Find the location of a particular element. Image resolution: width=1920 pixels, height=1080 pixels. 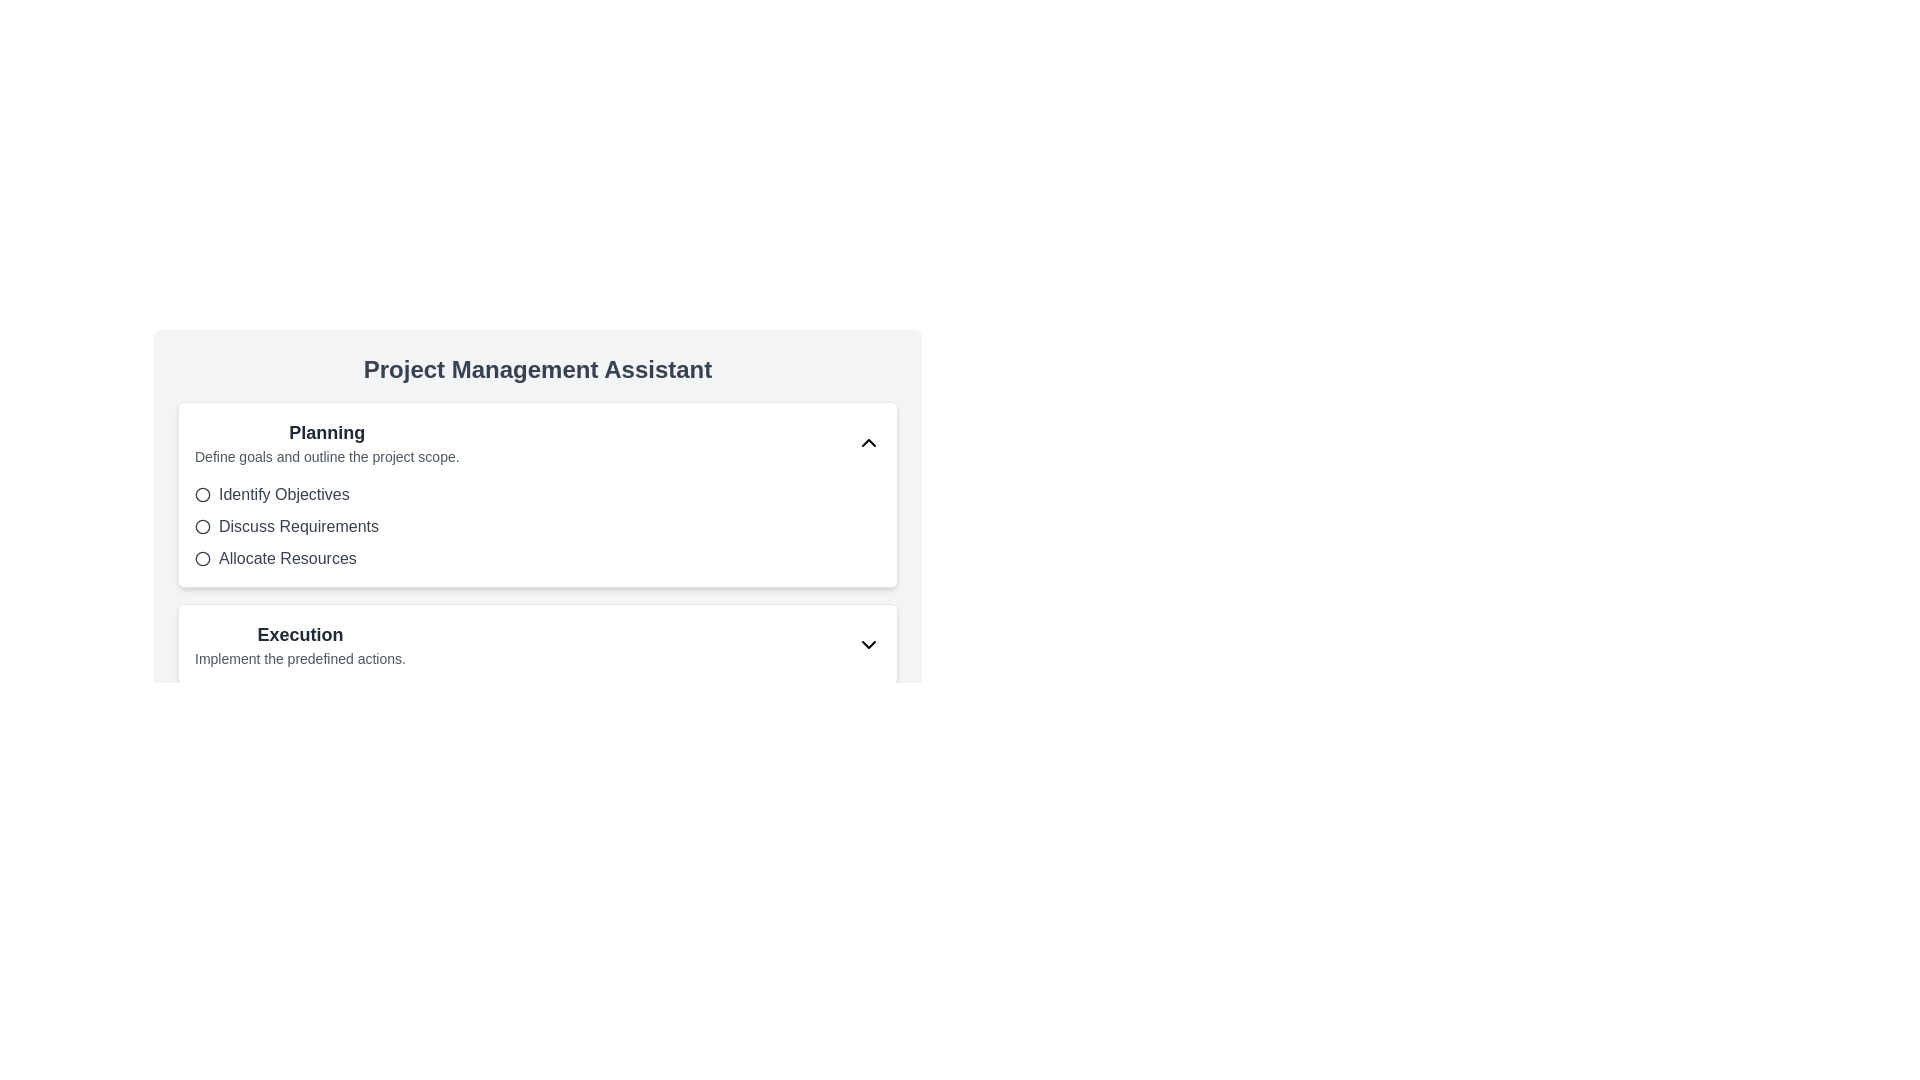

the text label displaying 'Implement the predefined actions.' which is located in the 'Execution' subsection of the interface, centered below the subtitle 'Execution.' is located at coordinates (299, 659).